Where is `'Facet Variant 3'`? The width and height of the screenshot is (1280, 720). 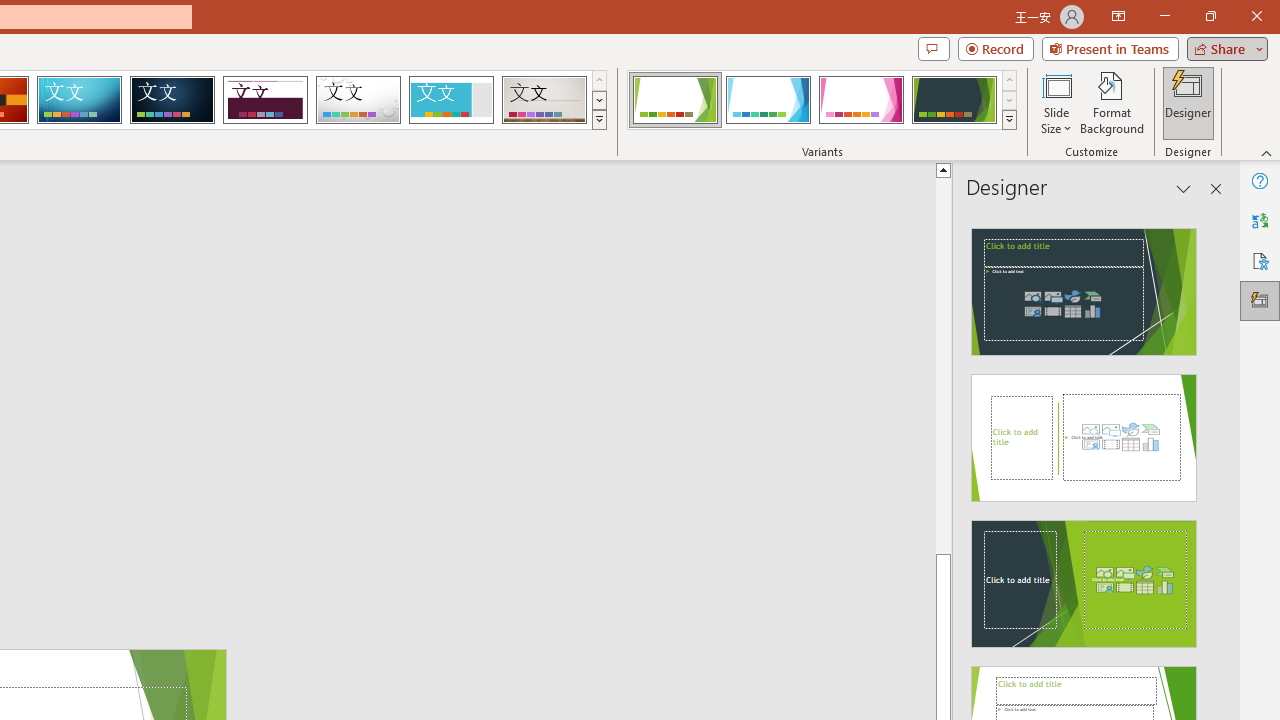 'Facet Variant 3' is located at coordinates (861, 100).